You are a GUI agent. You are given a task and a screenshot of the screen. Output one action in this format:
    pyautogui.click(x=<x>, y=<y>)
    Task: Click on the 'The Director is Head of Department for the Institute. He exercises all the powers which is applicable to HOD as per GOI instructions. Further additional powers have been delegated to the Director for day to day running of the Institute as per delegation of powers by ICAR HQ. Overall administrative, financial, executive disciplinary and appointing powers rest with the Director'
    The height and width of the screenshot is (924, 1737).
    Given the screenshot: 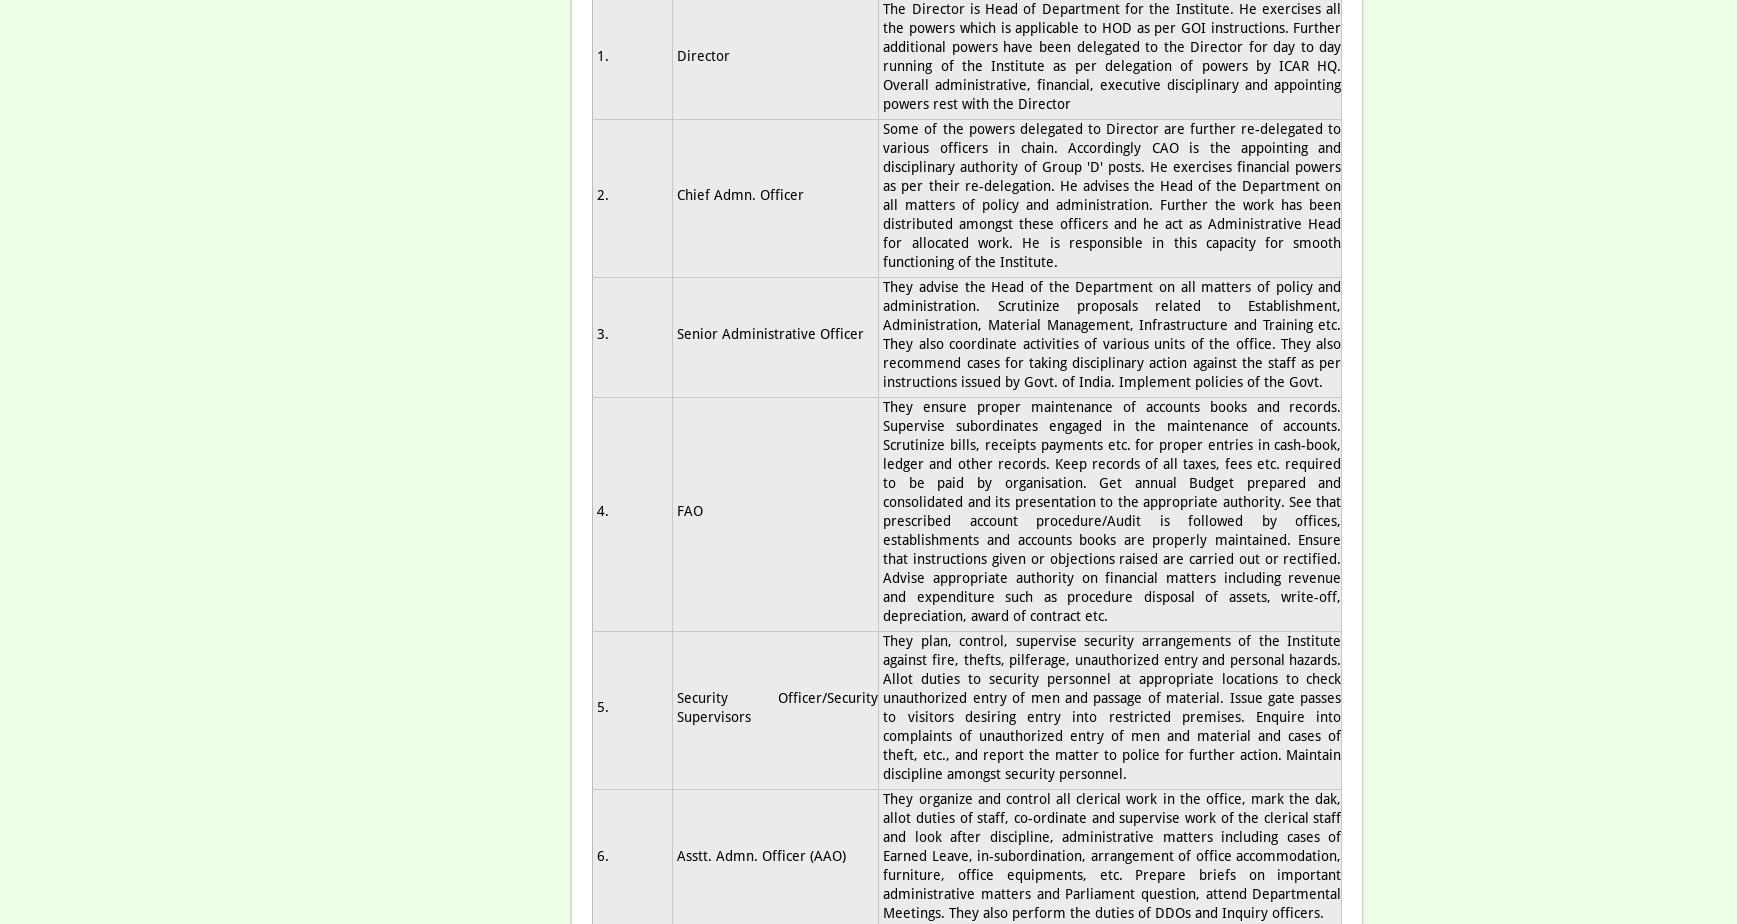 What is the action you would take?
    pyautogui.click(x=882, y=55)
    